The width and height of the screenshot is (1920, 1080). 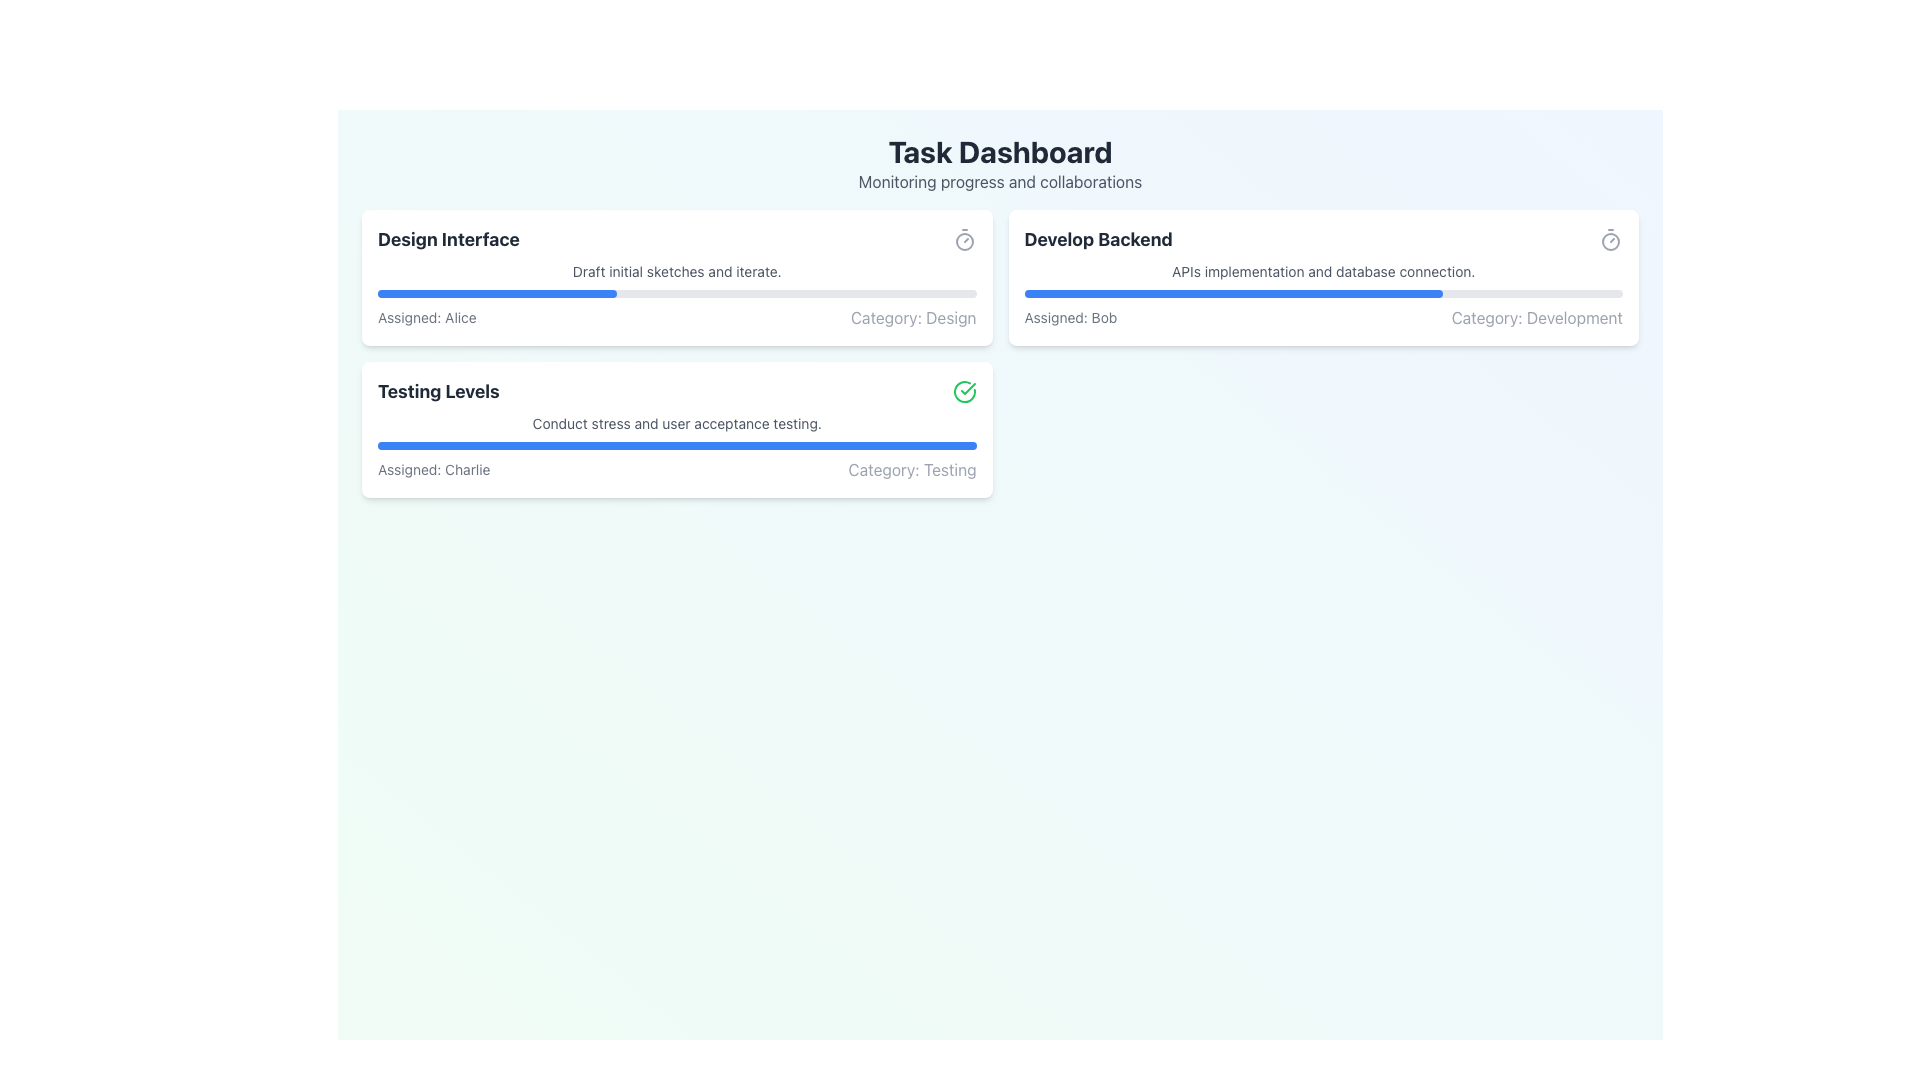 I want to click on the Text Display element that provides information about the individual assigned to the task associated with the card above it, positioned below a progress bar in the 'Design Interface' card, so click(x=426, y=316).